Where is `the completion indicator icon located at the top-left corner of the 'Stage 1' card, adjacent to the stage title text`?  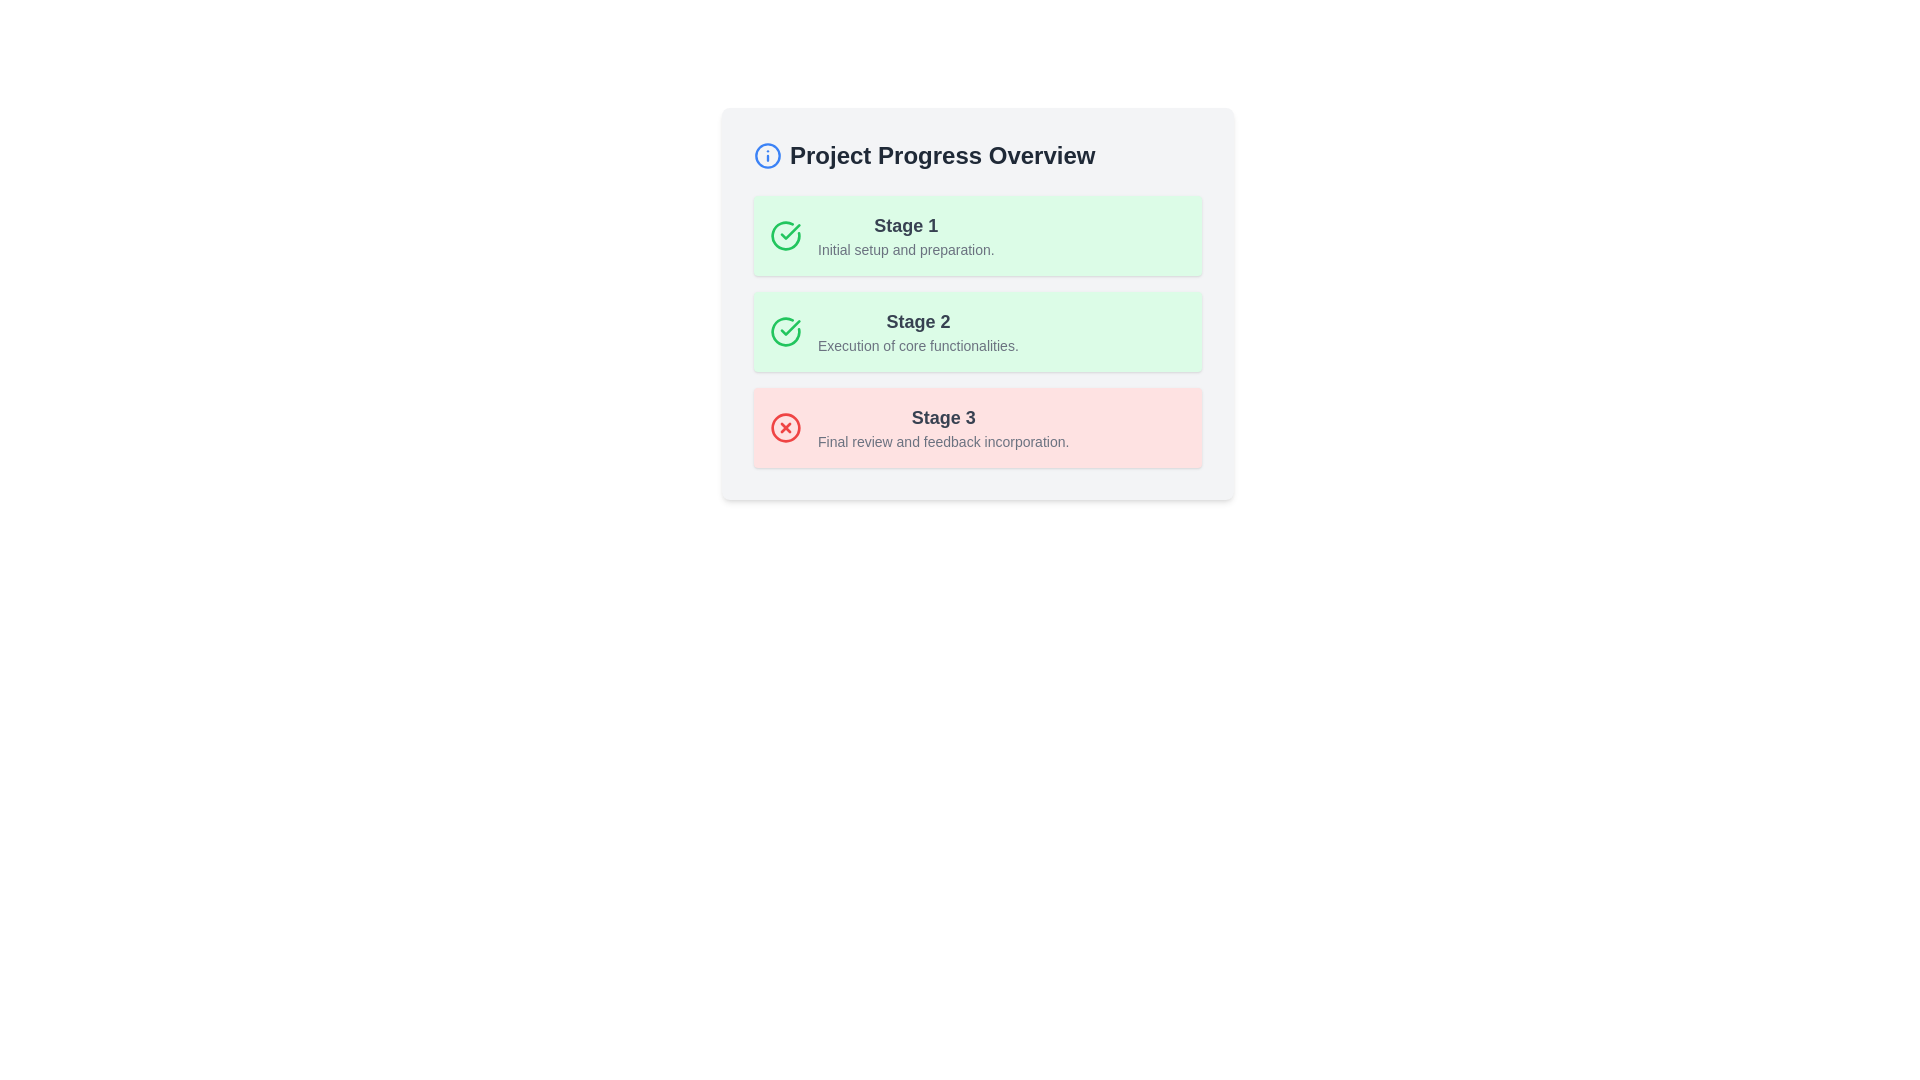
the completion indicator icon located at the top-left corner of the 'Stage 1' card, adjacent to the stage title text is located at coordinates (785, 234).